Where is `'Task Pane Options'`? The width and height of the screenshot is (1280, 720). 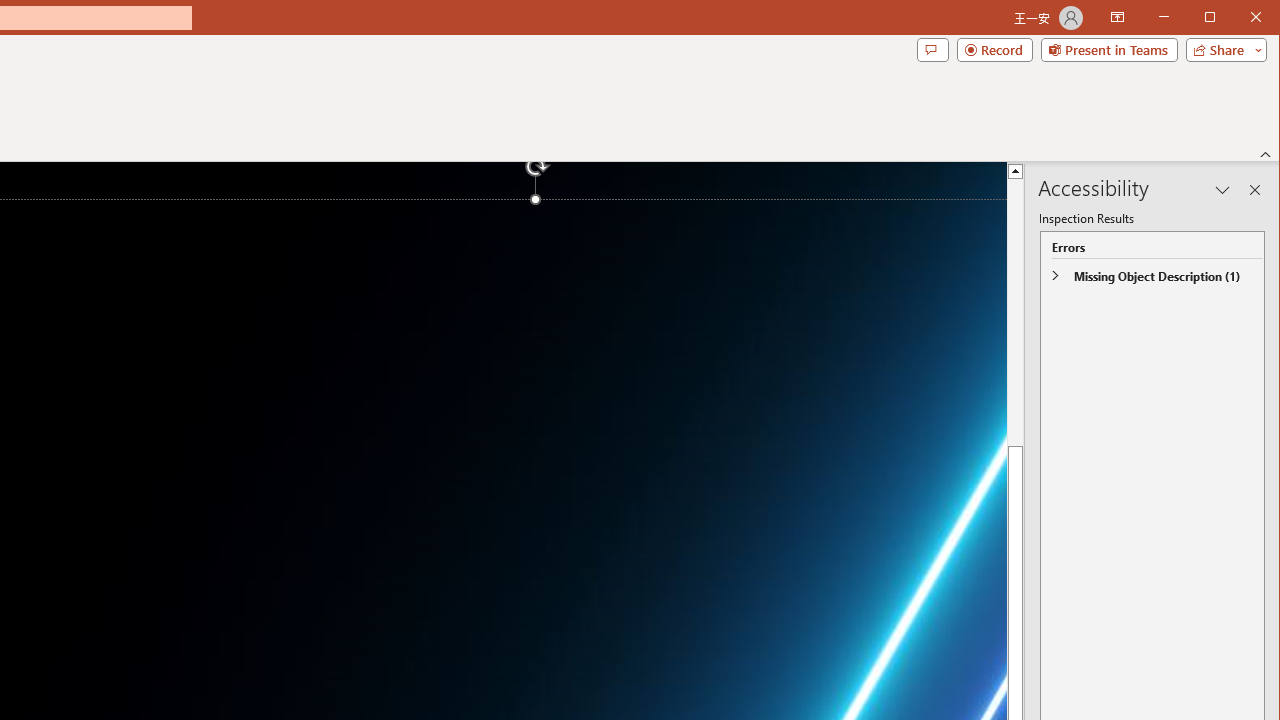
'Task Pane Options' is located at coordinates (1222, 190).